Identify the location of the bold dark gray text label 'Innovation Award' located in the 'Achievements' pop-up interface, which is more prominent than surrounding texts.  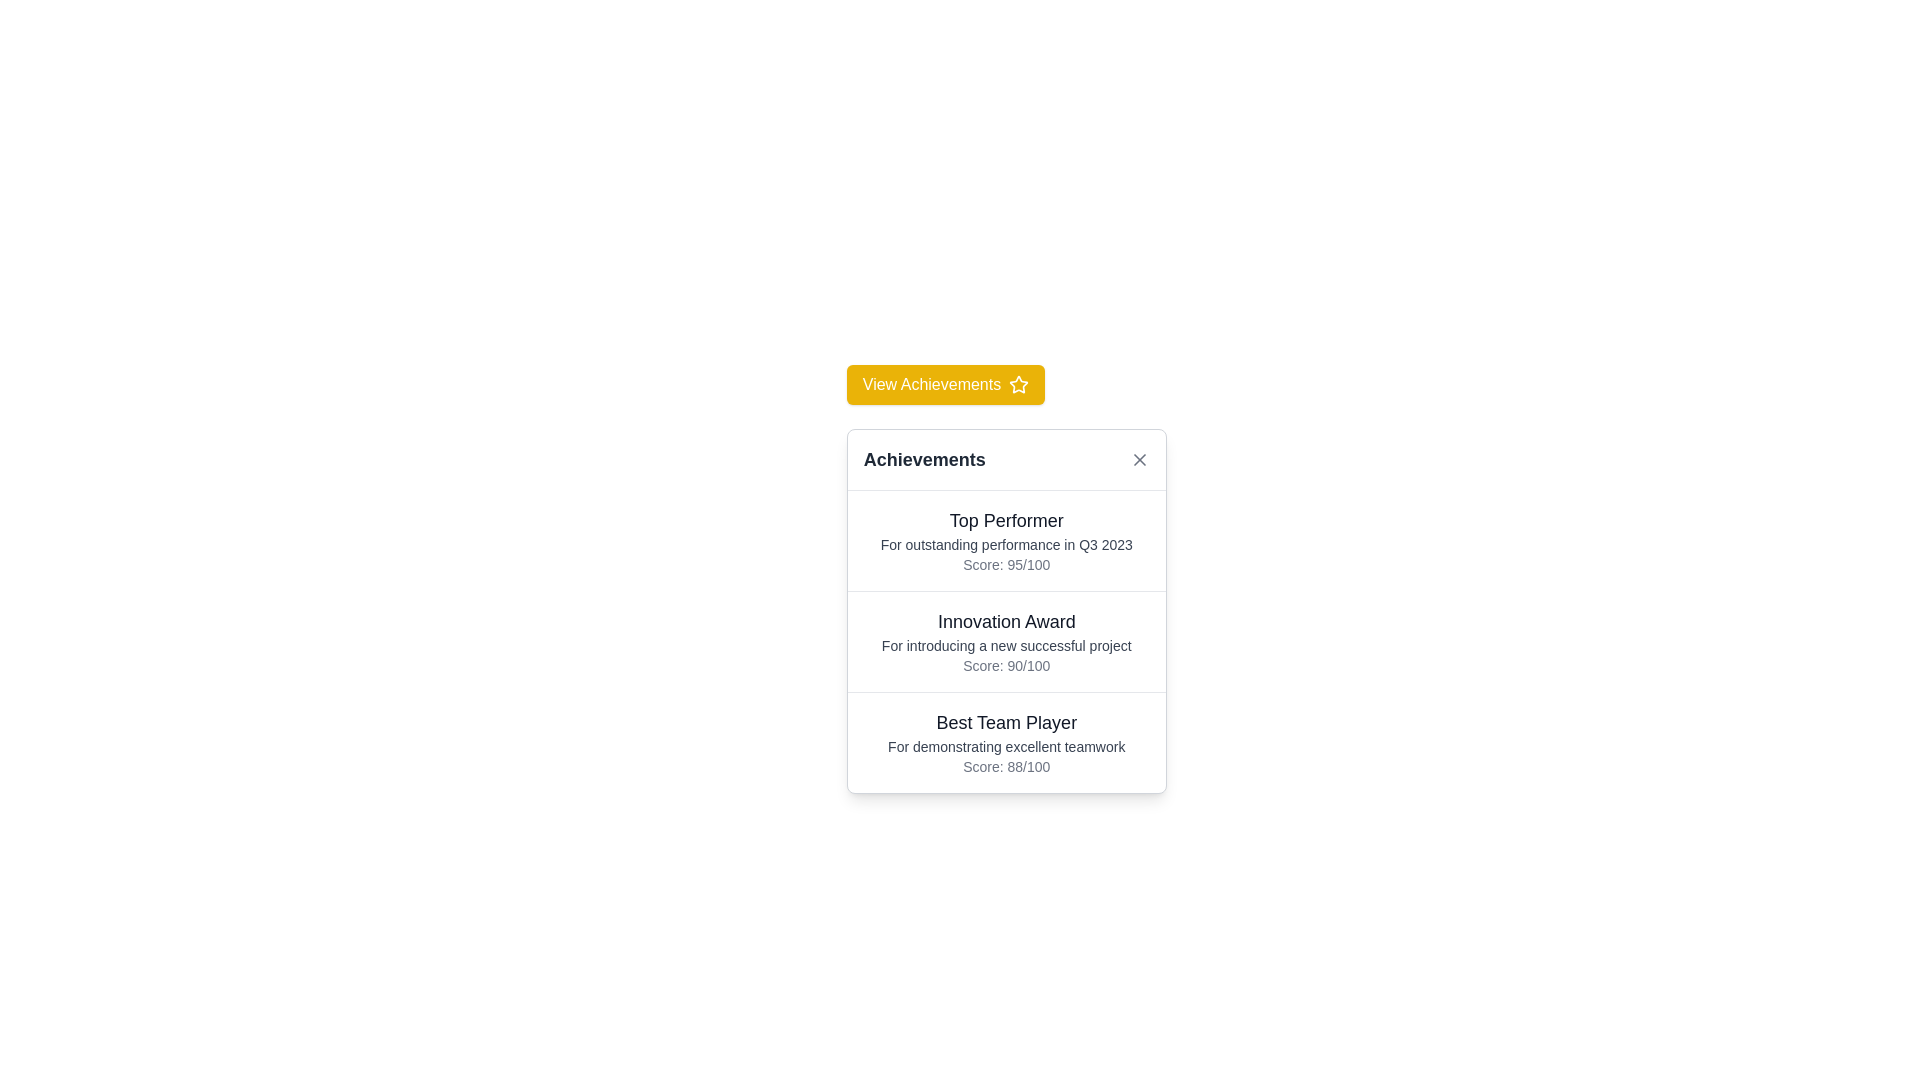
(1006, 620).